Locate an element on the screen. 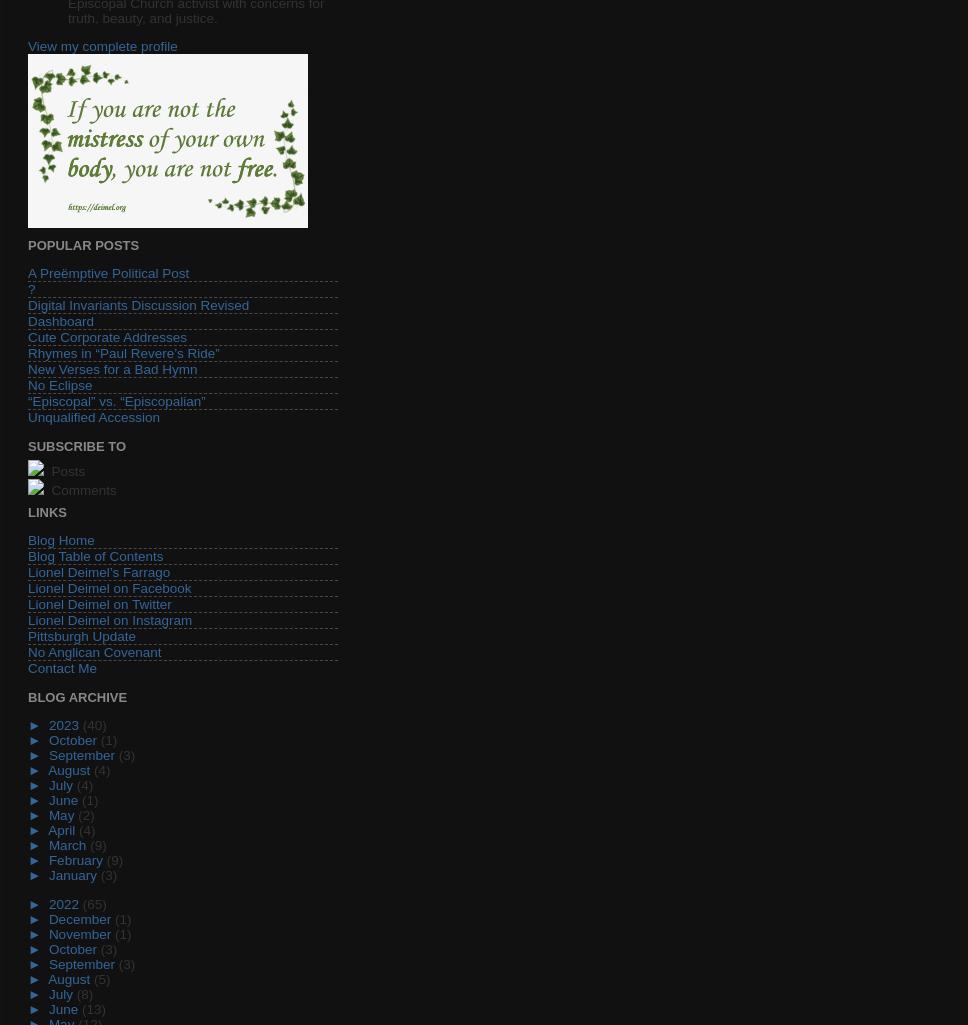 The width and height of the screenshot is (968, 1025). '2023' is located at coordinates (47, 724).